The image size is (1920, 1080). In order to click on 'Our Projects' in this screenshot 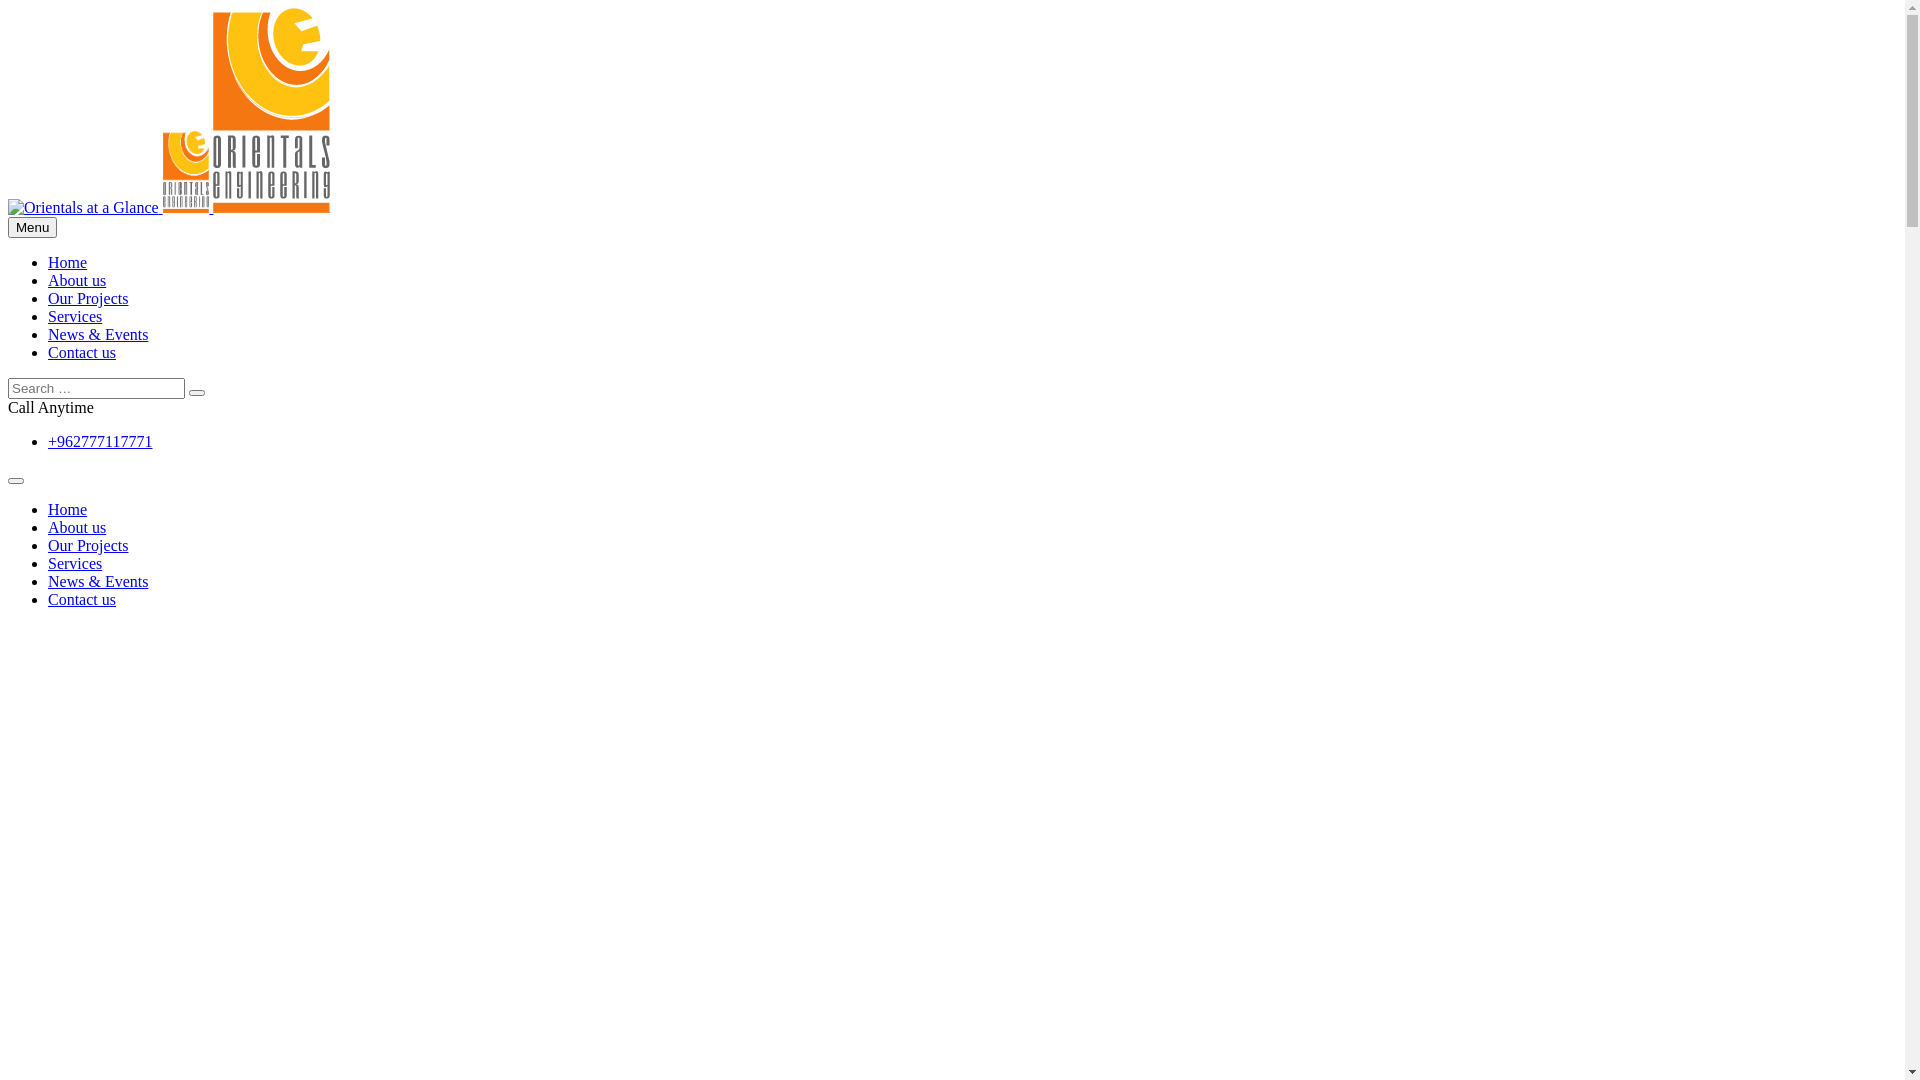, I will do `click(86, 298)`.